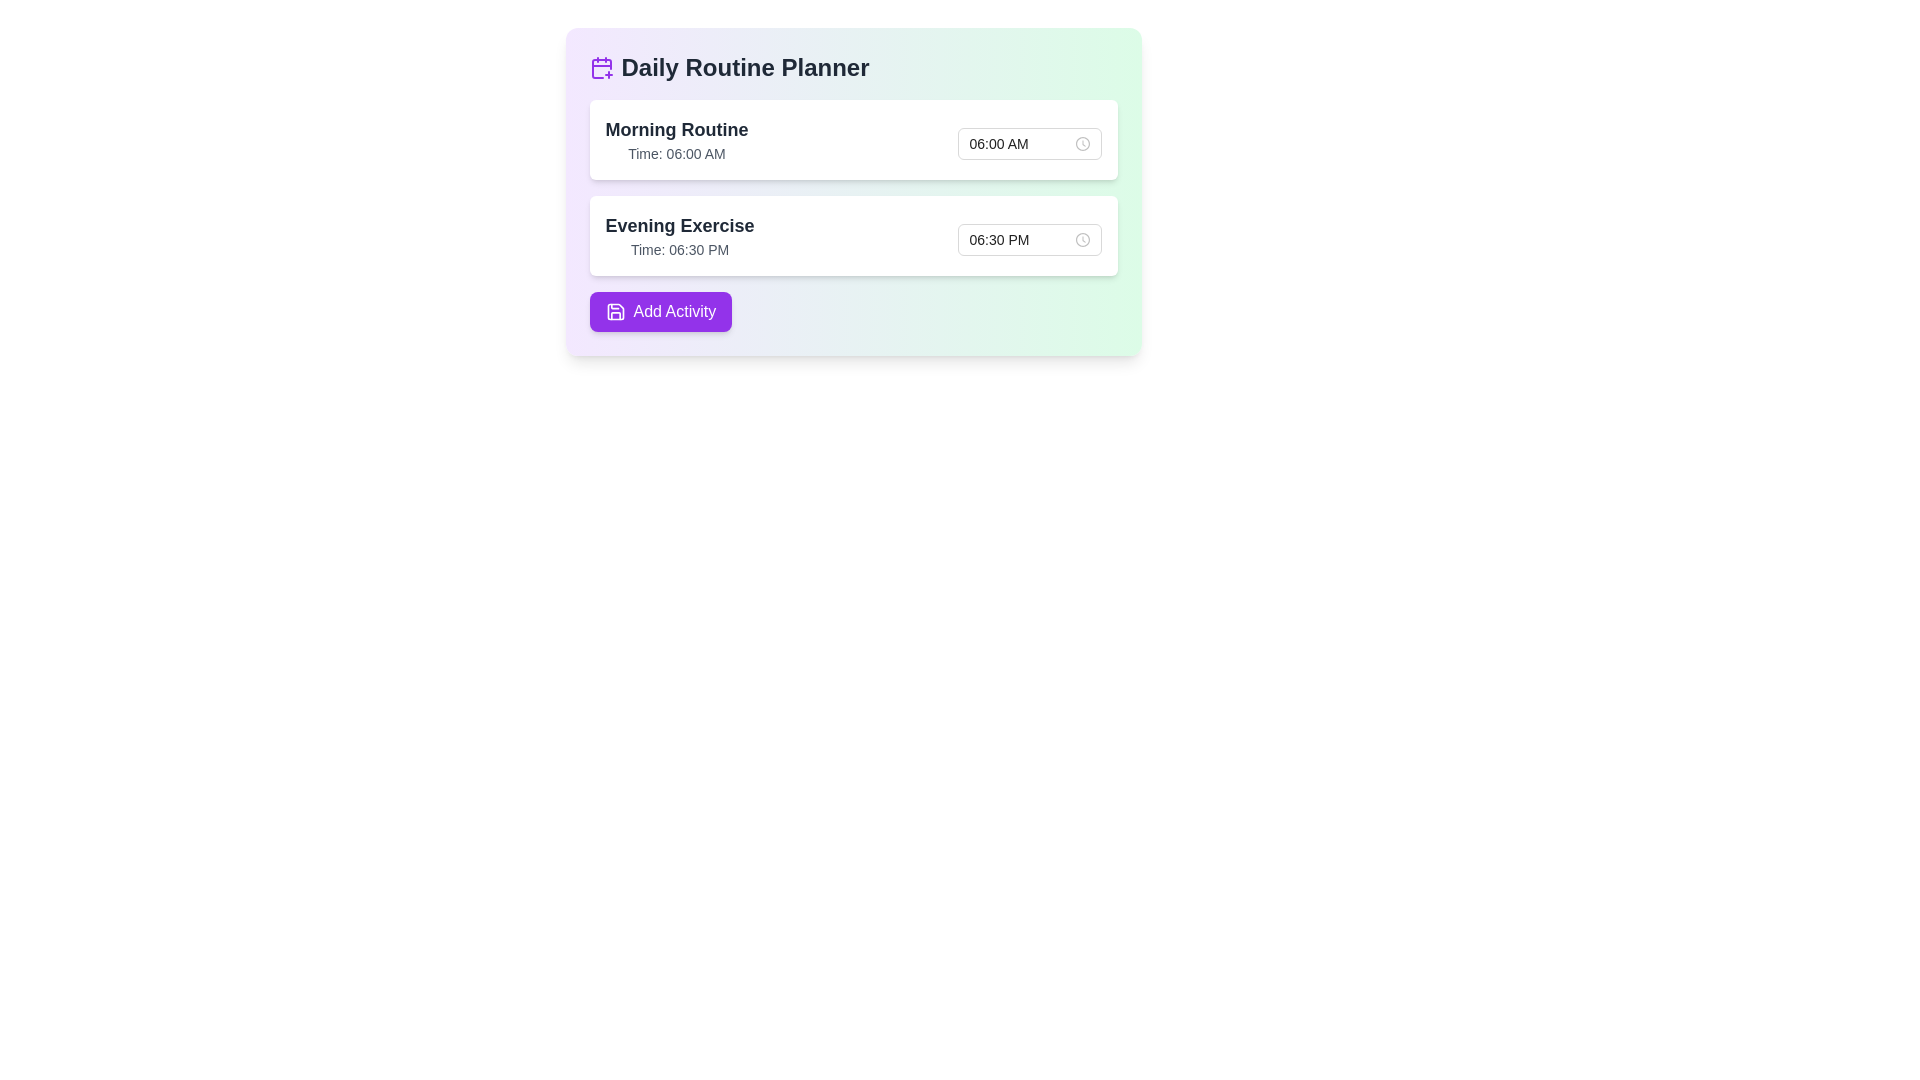 This screenshot has width=1920, height=1080. I want to click on the title and description text display element in the Daily Routine Planner, which is the first entry in the list of routines, so click(676, 138).